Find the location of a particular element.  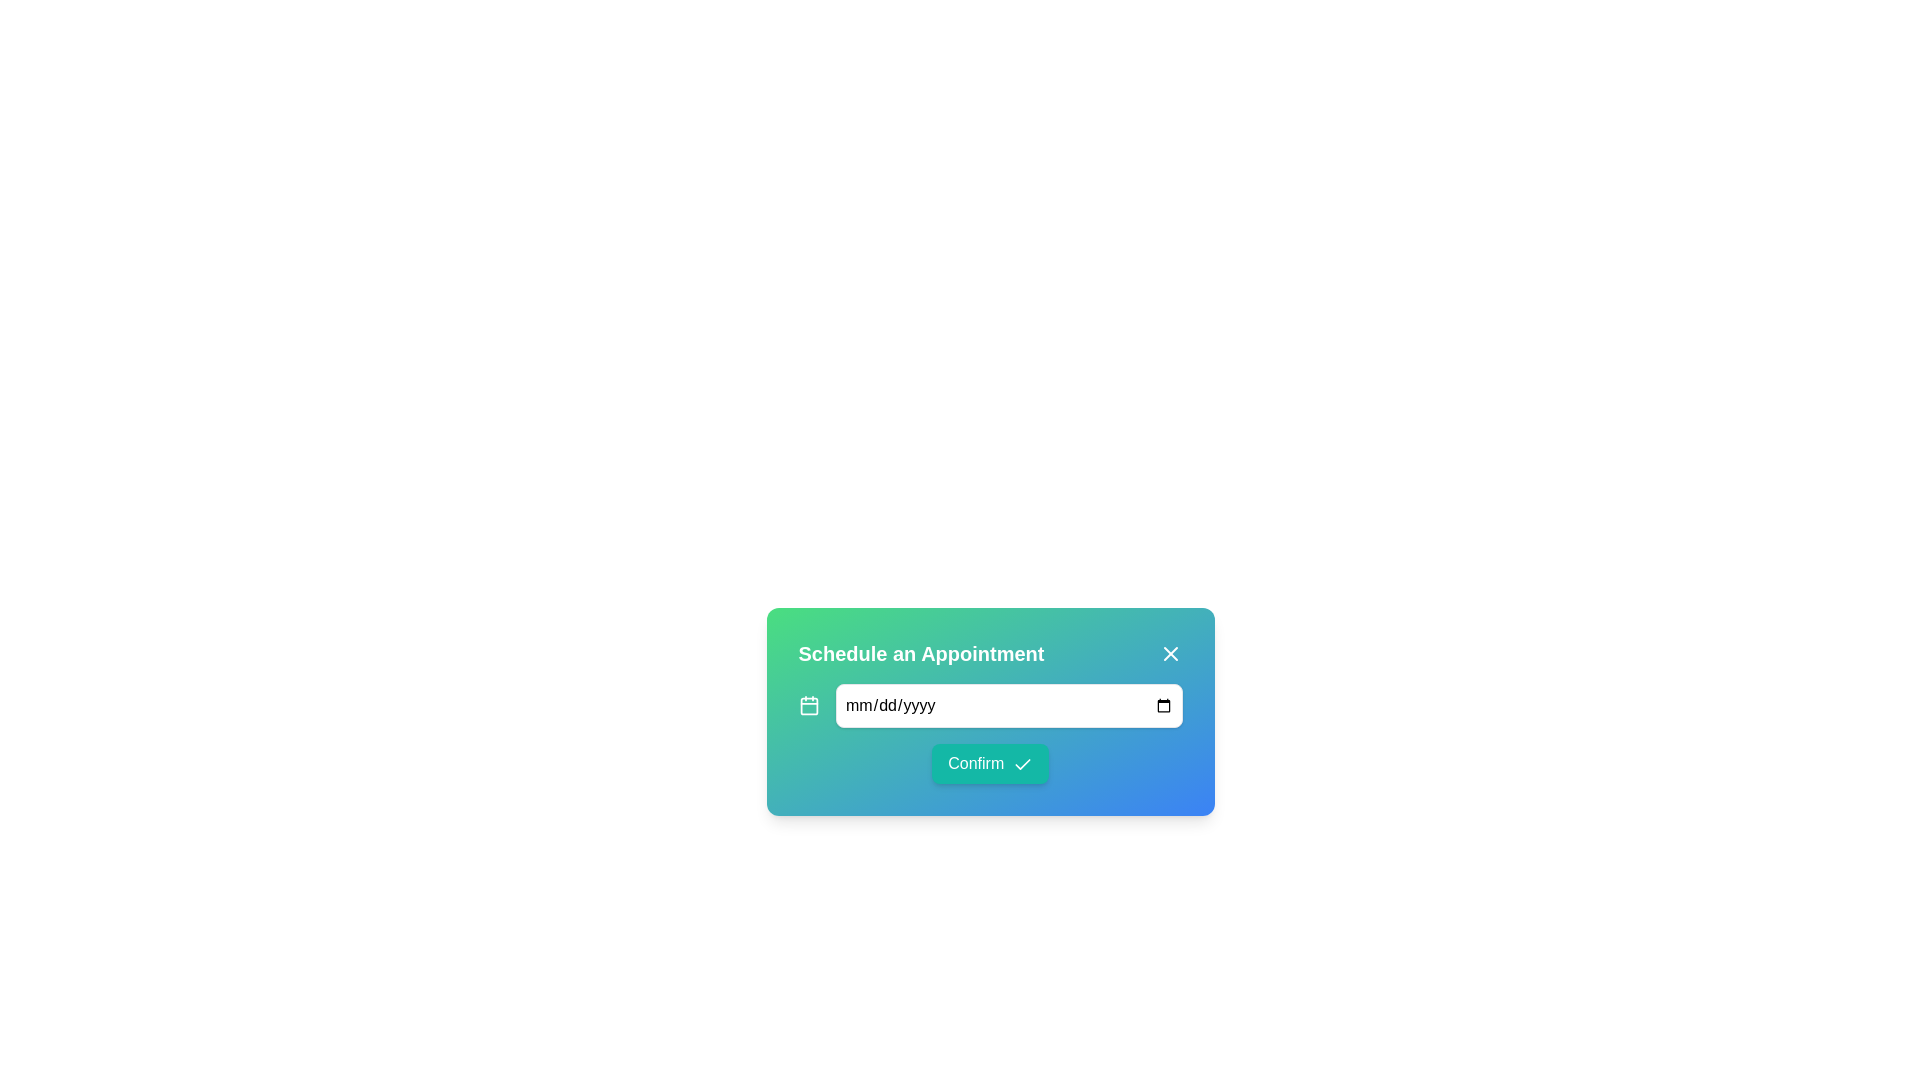

the Close Icon (a diagonal cross 'X' within a circular outline) located in the top-right corner of the 'Schedule an Appointment' modal is located at coordinates (1170, 654).